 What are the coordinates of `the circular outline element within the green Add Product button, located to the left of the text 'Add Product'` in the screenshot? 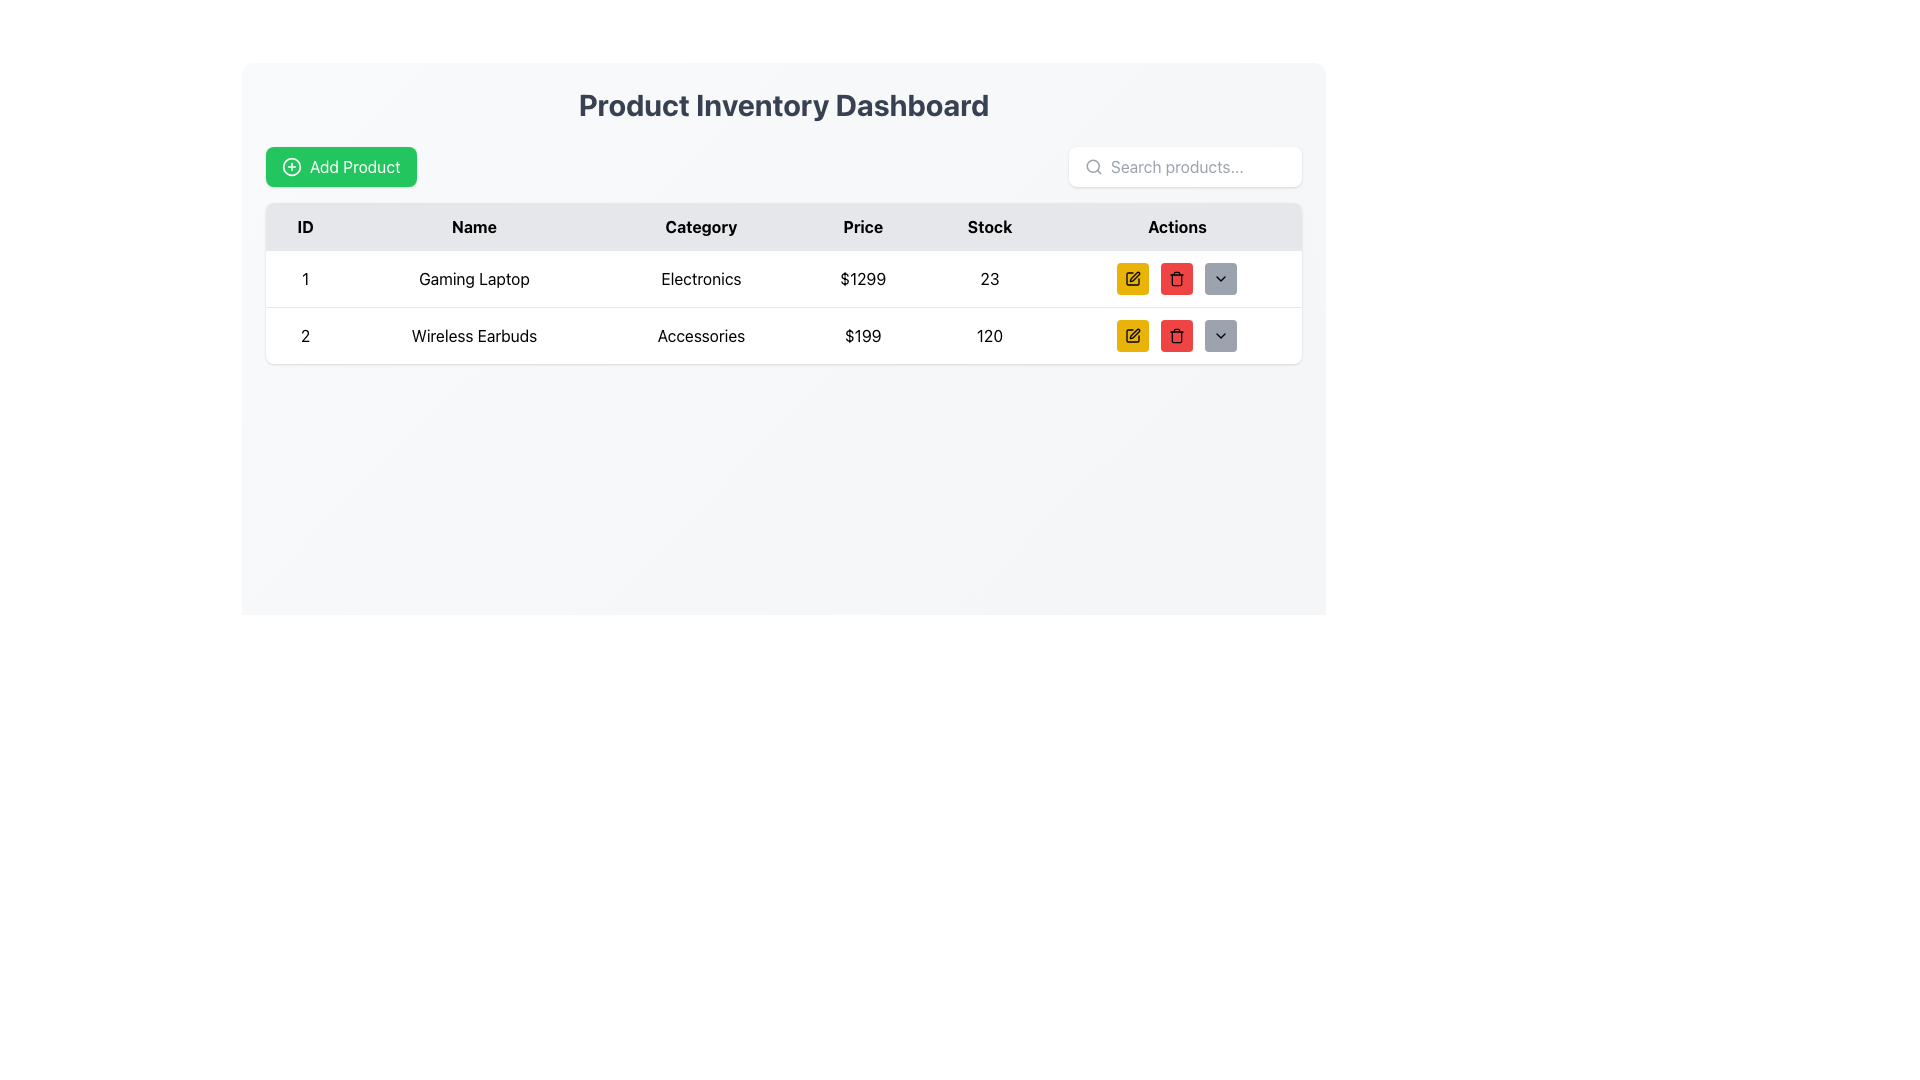 It's located at (291, 165).